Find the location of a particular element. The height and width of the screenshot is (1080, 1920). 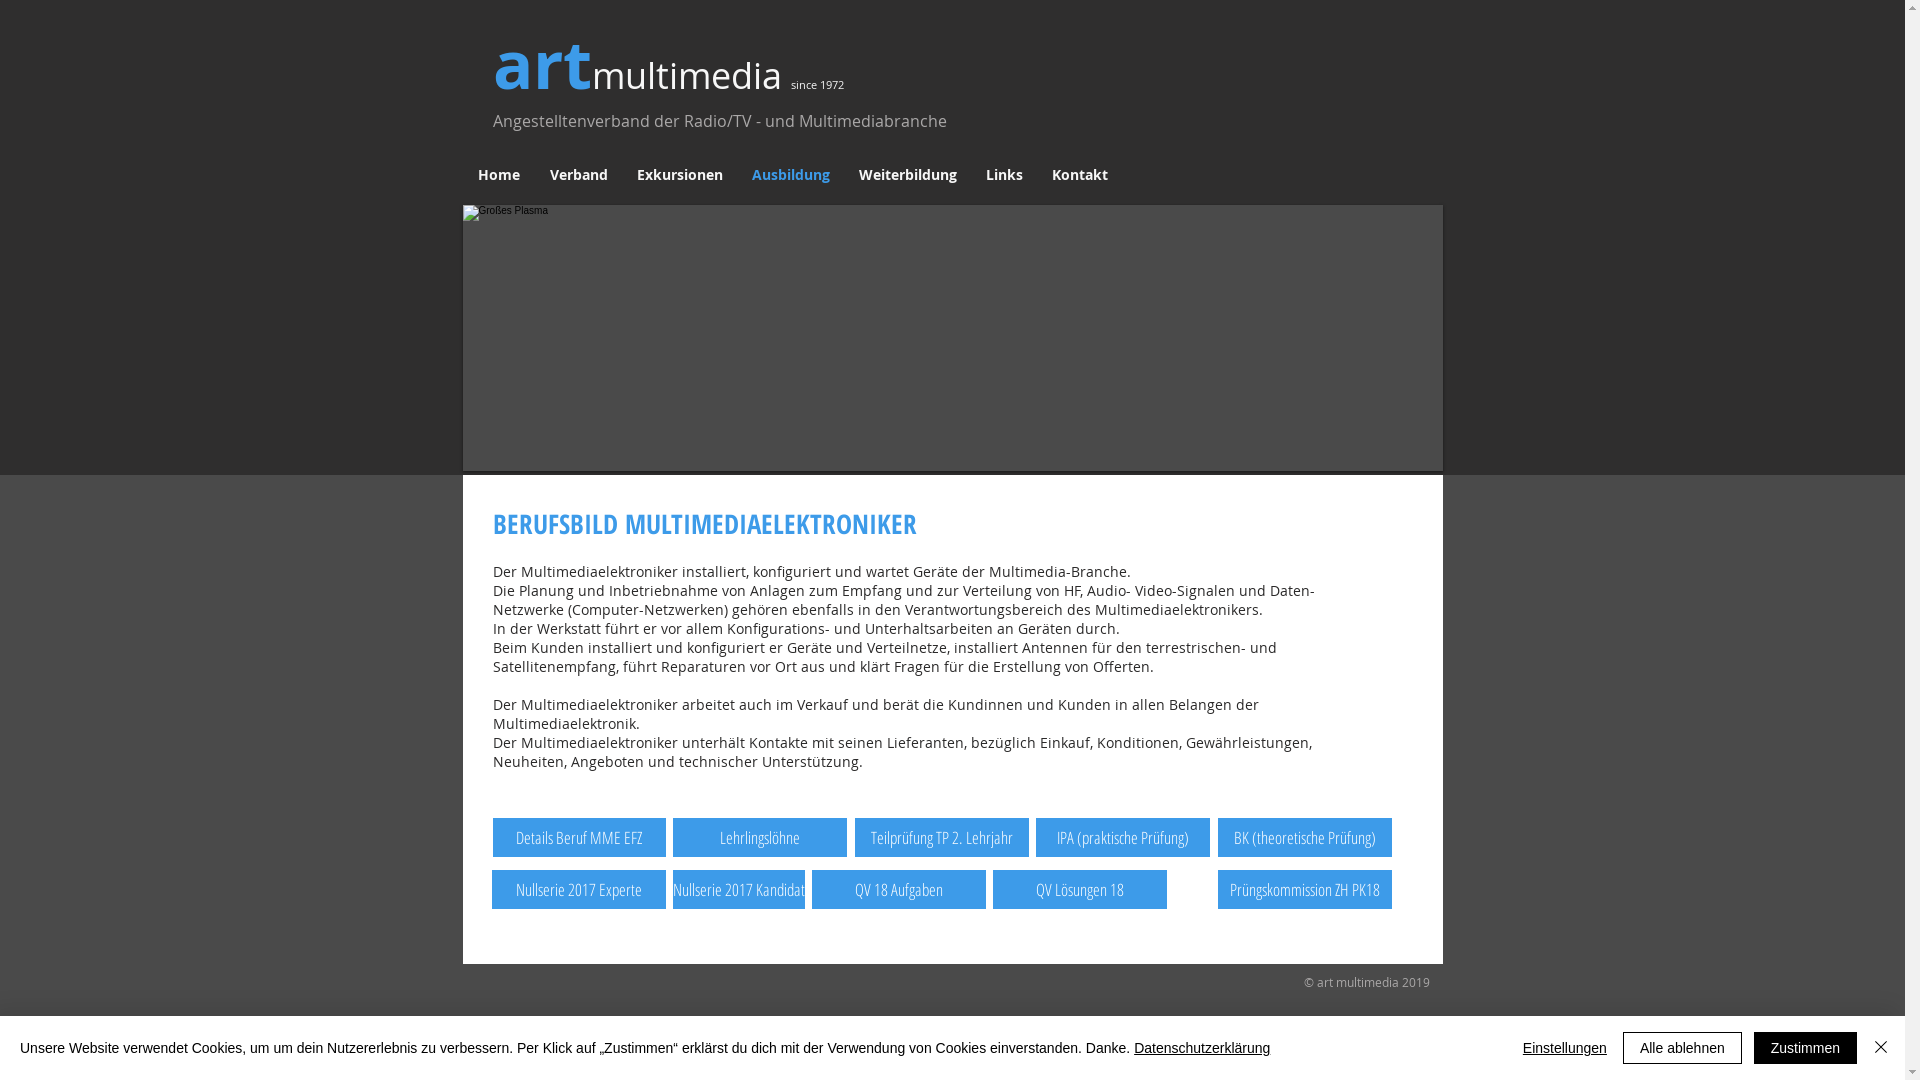

'Ausbildung' is located at coordinates (790, 173).